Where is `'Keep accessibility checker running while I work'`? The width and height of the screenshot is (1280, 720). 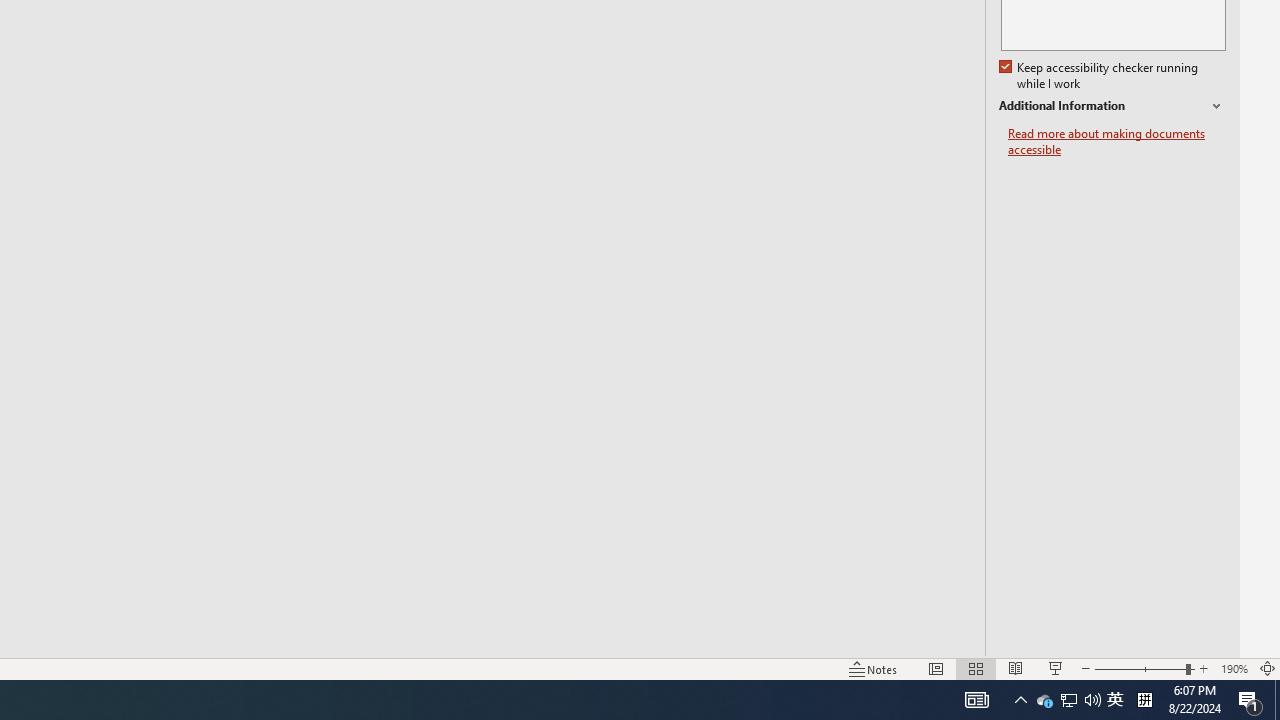 'Keep accessibility checker running while I work' is located at coordinates (1099, 75).